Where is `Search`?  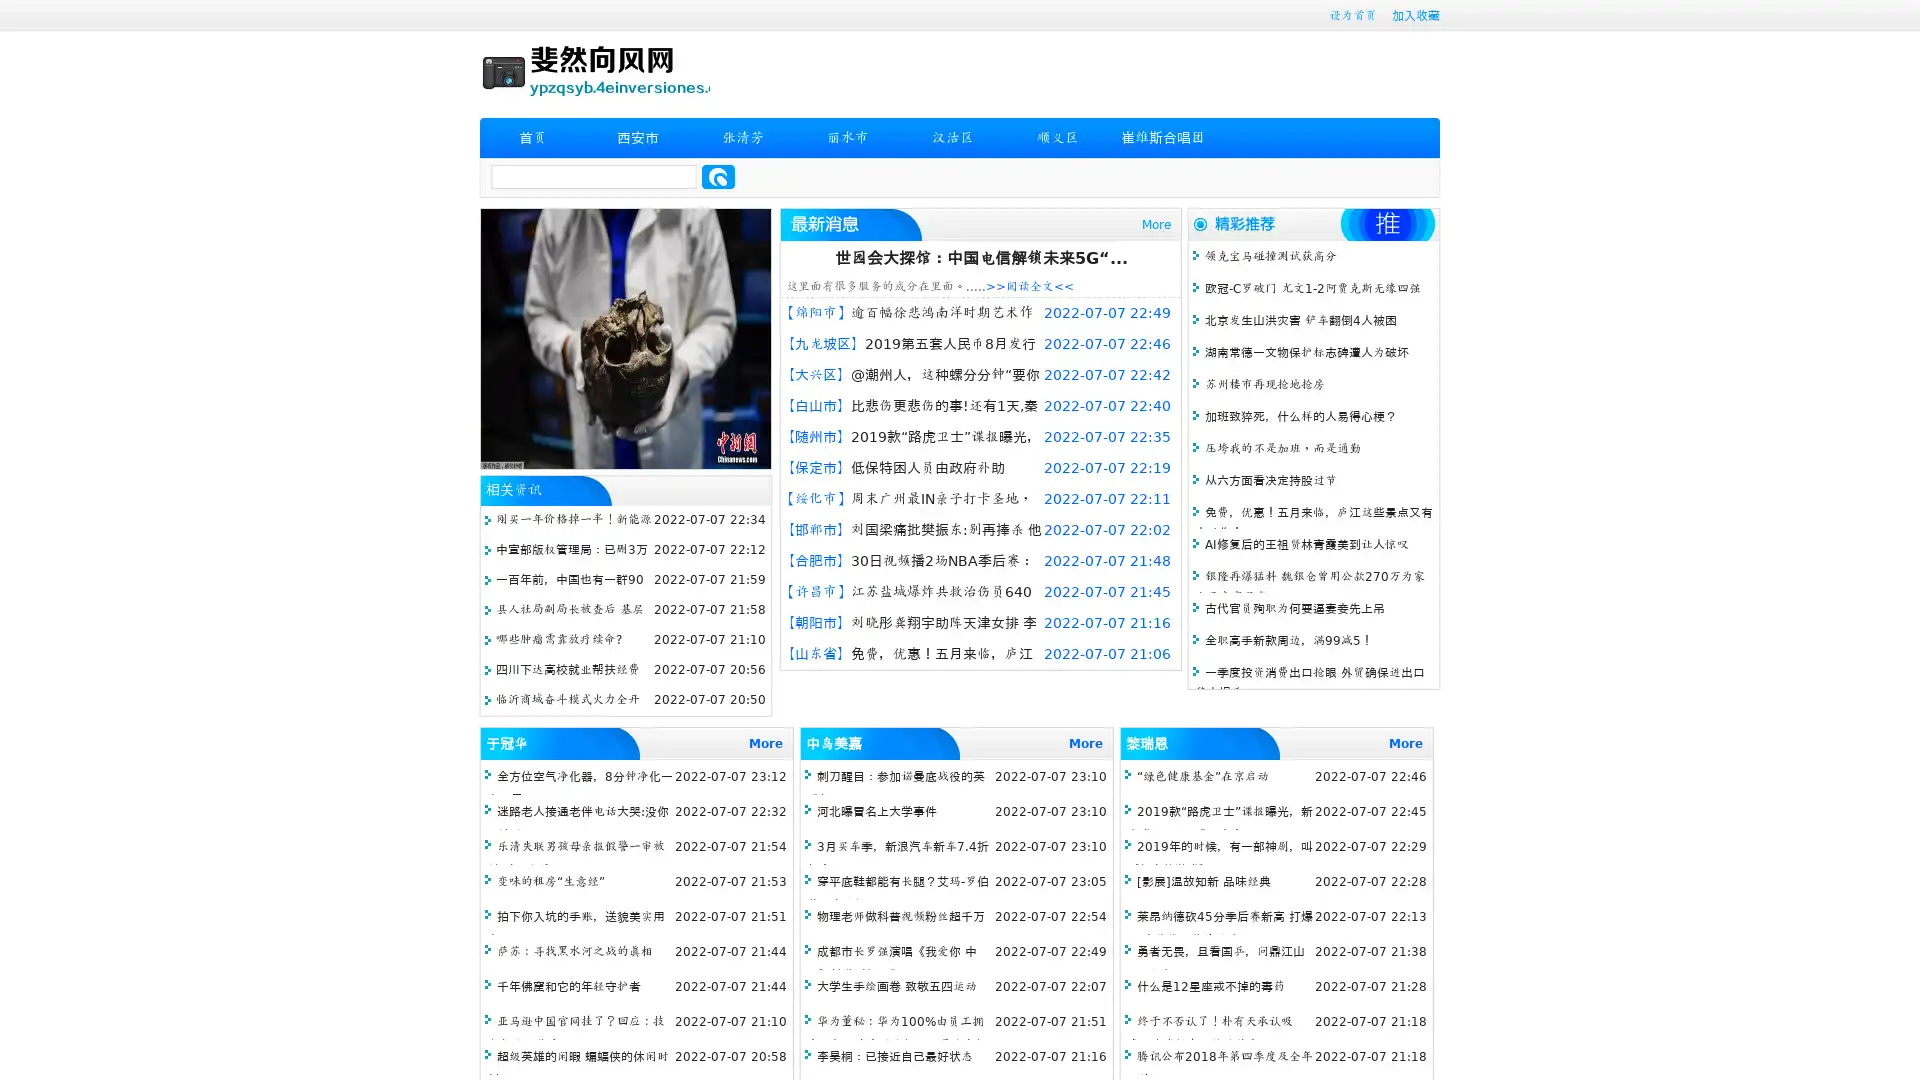
Search is located at coordinates (718, 176).